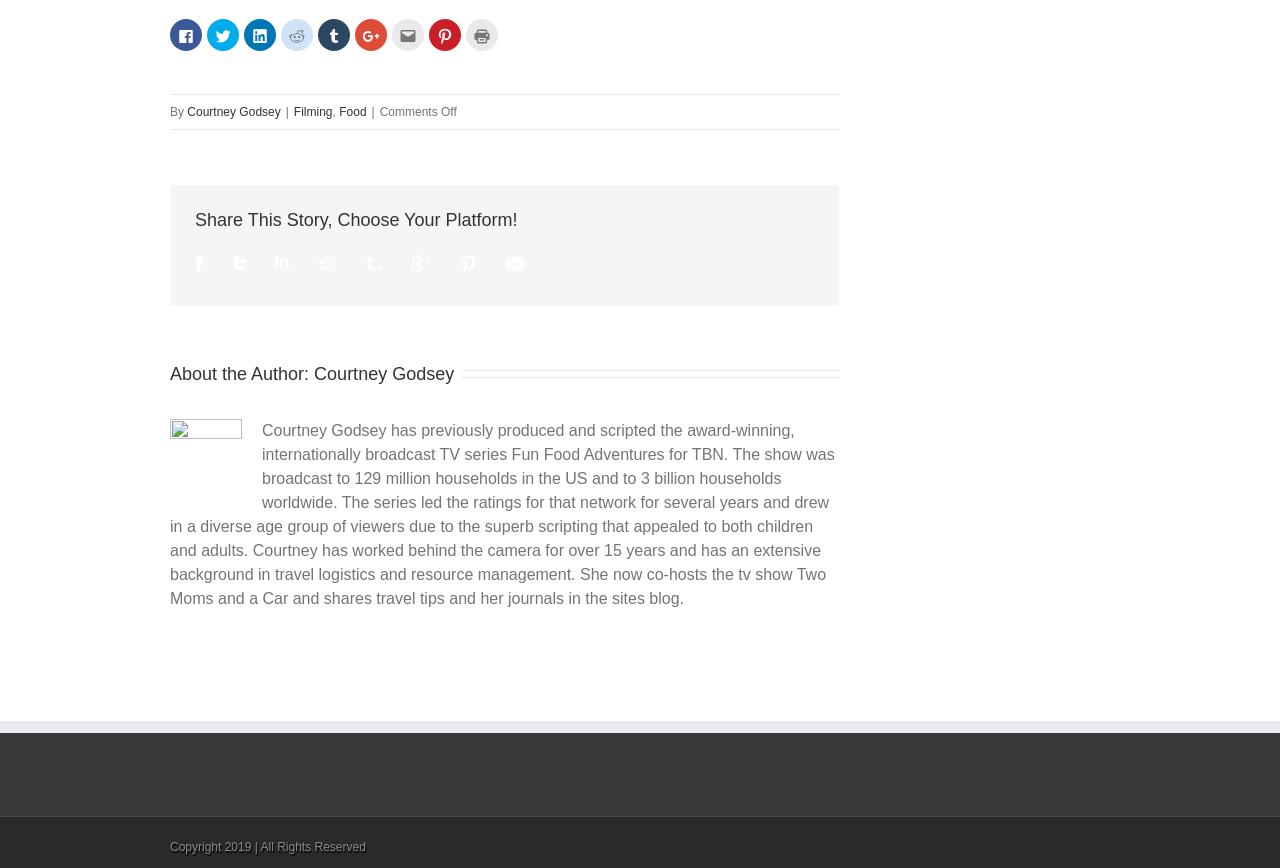 The image size is (1280, 868). I want to click on 'Courtney Godsey has previously produced and scripted the award-winning, internationally broadcast TV series Fun Food Adventures for TBN. The show was broadcast to 129 million households in the US and to 3 billion households worldwide. The series led the ratings for that network for several years and drew in a diverse age group of viewers due to the superb scripting that appealed to both children and adults. Courtney has worked behind the camera for over 15 years and has an extensive background in travel logistics and resource management.  She now co-hosts the tv show Two Moms and a Car and shares travel tips and her journals in the sites blog.', so click(502, 513).